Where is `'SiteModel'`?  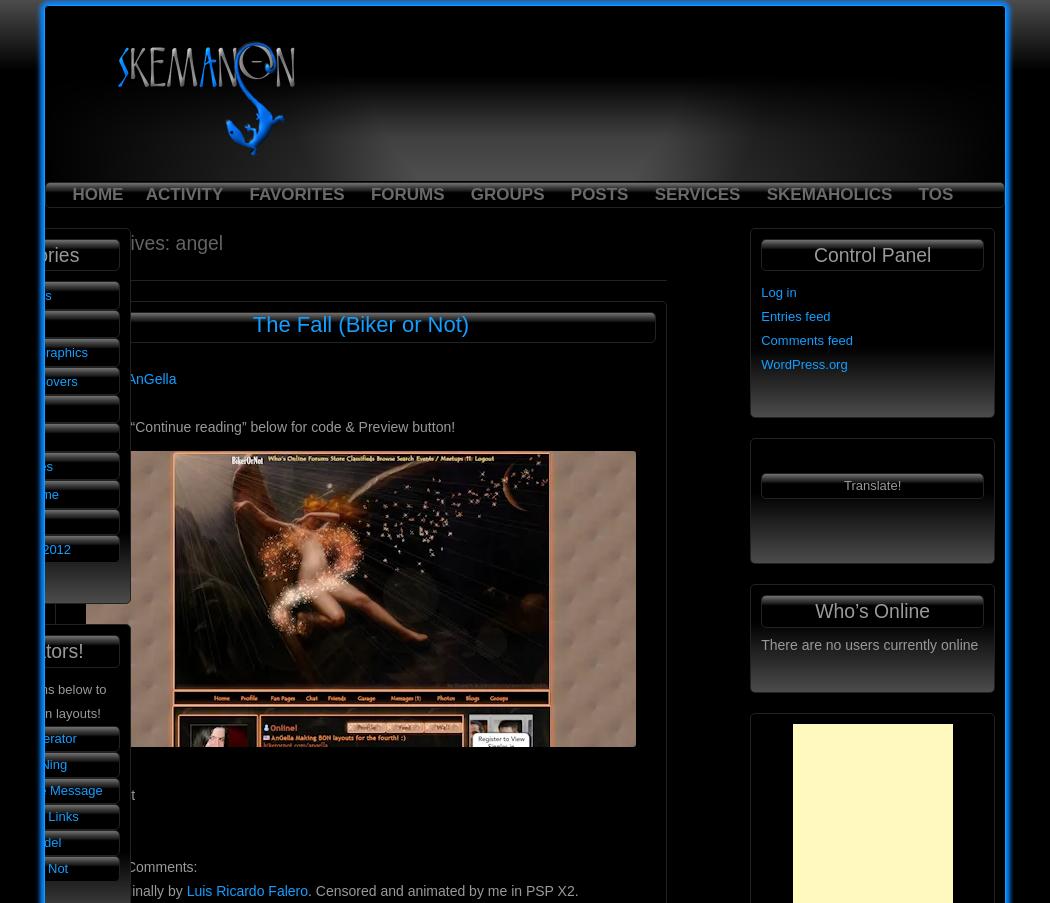 'SiteModel' is located at coordinates (32, 841).